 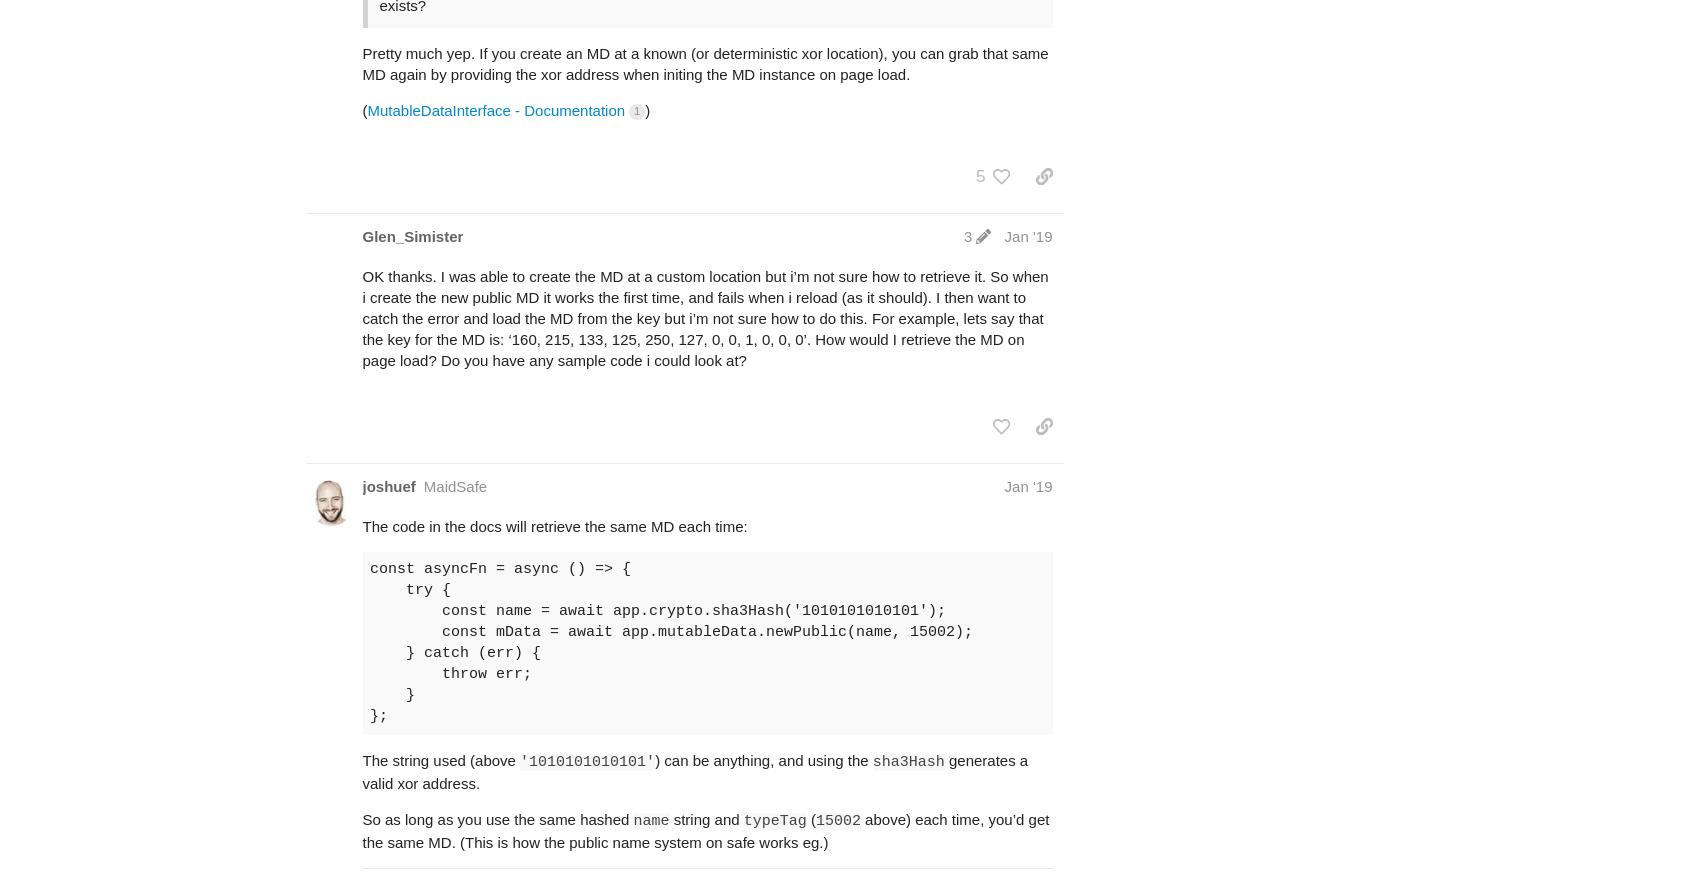 What do you see at coordinates (704, 63) in the screenshot?
I see `'Pretty much yep. If you create an MD at a known (or deterministic xor location), you can grab that same MD again by providing the xor address when initing the MD instance on page load.'` at bounding box center [704, 63].